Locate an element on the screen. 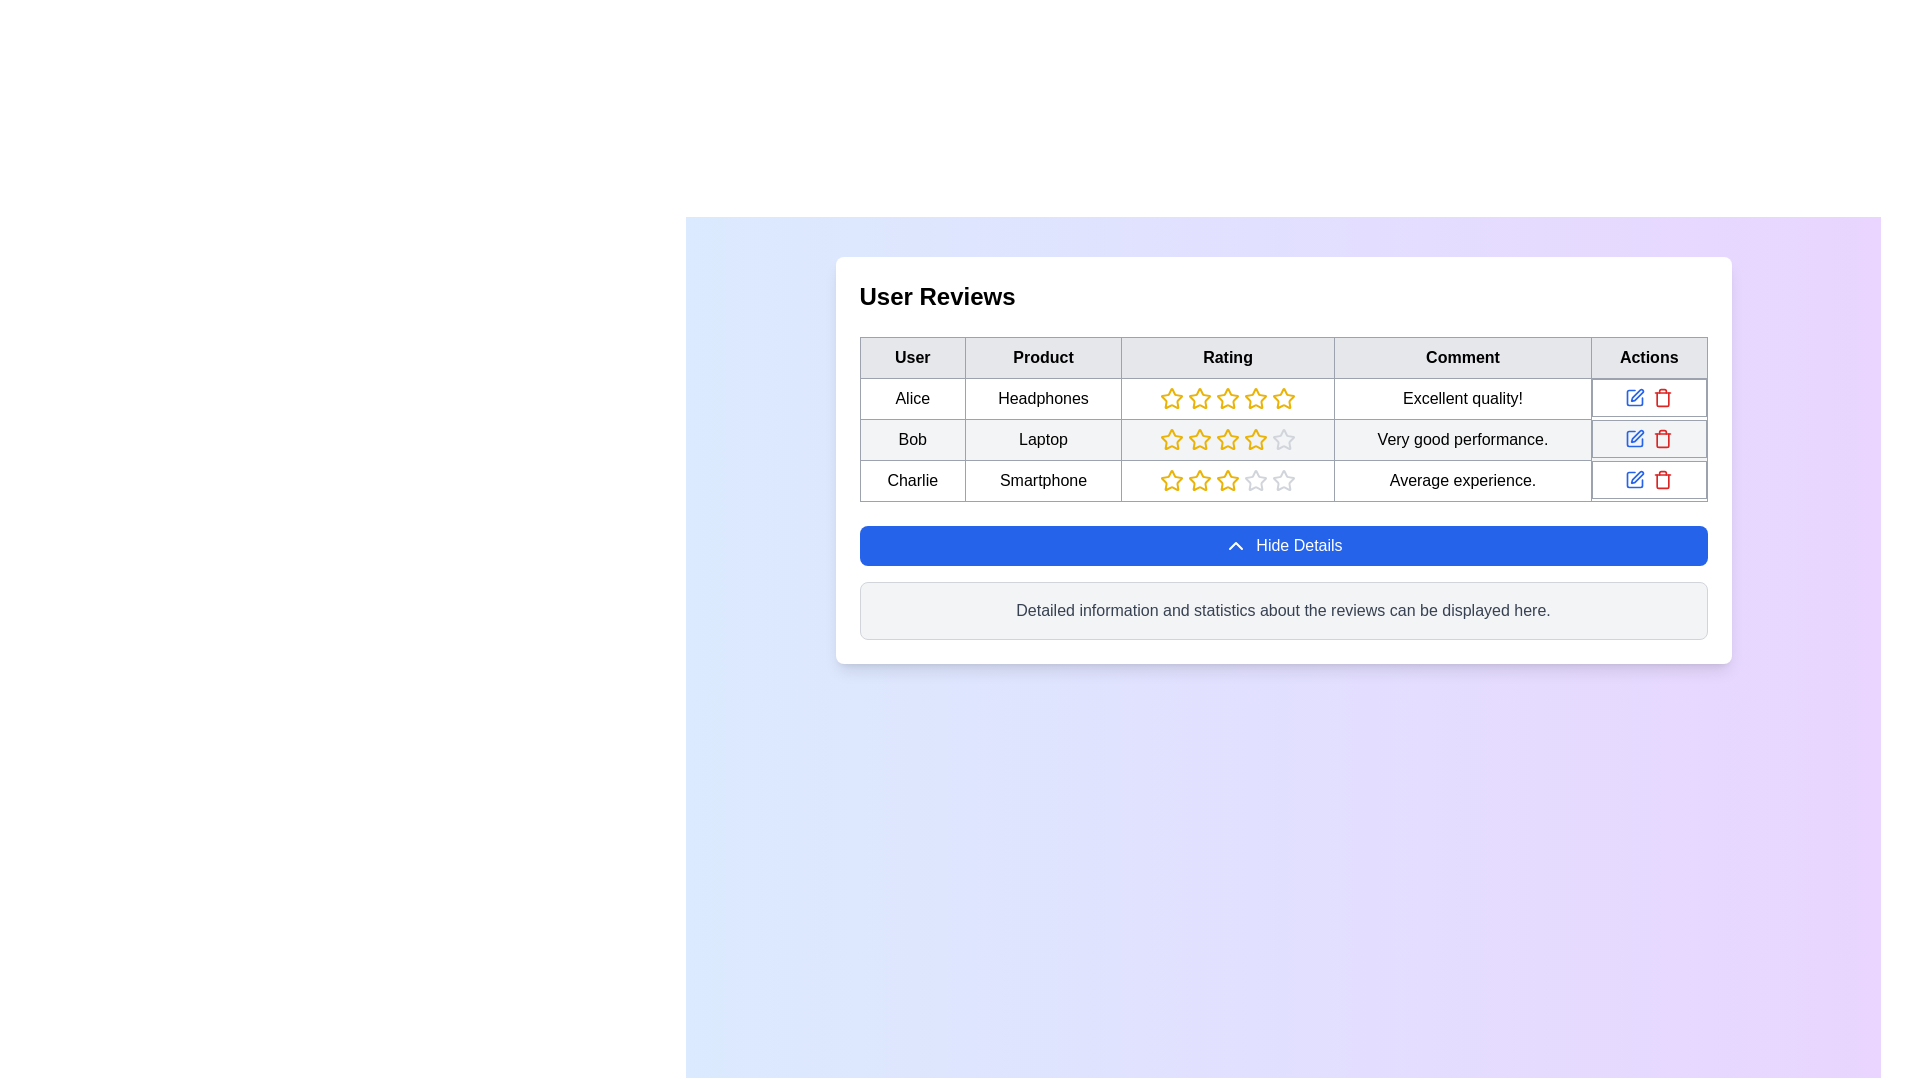  the edit icon in the 'Actions' column of the last row in the table is located at coordinates (1637, 477).